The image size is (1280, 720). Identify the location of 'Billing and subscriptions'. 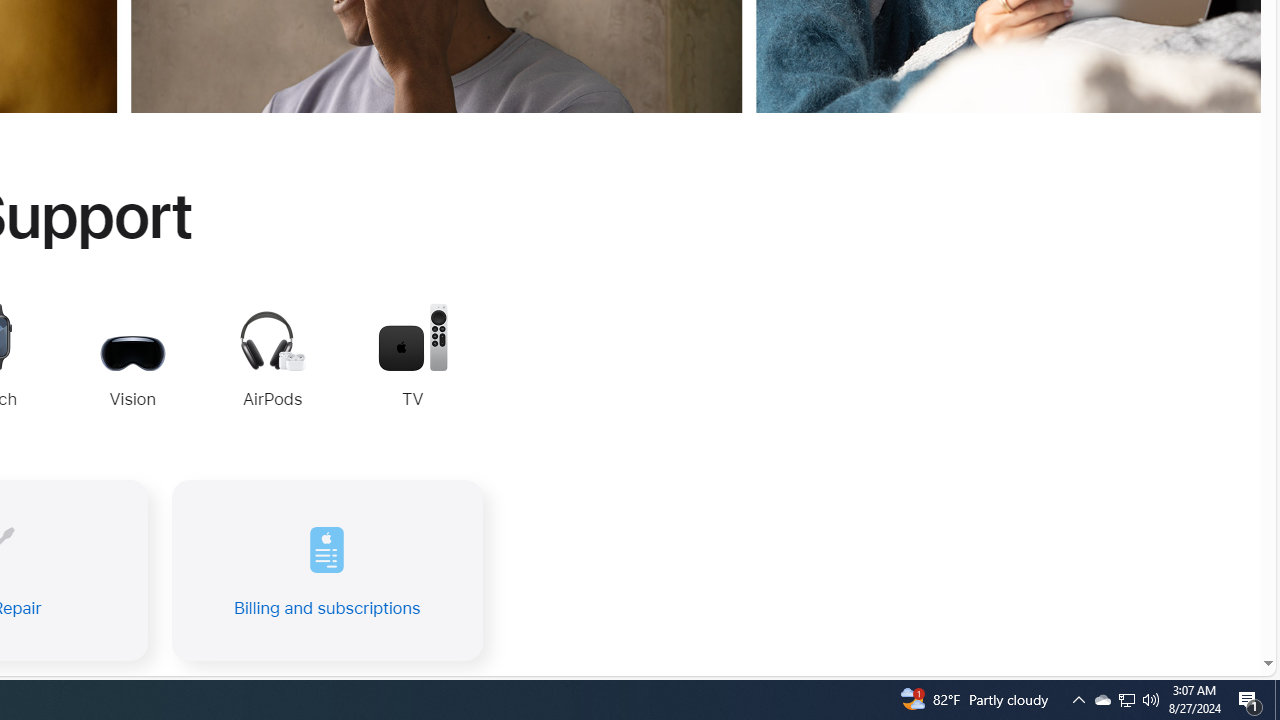
(327, 570).